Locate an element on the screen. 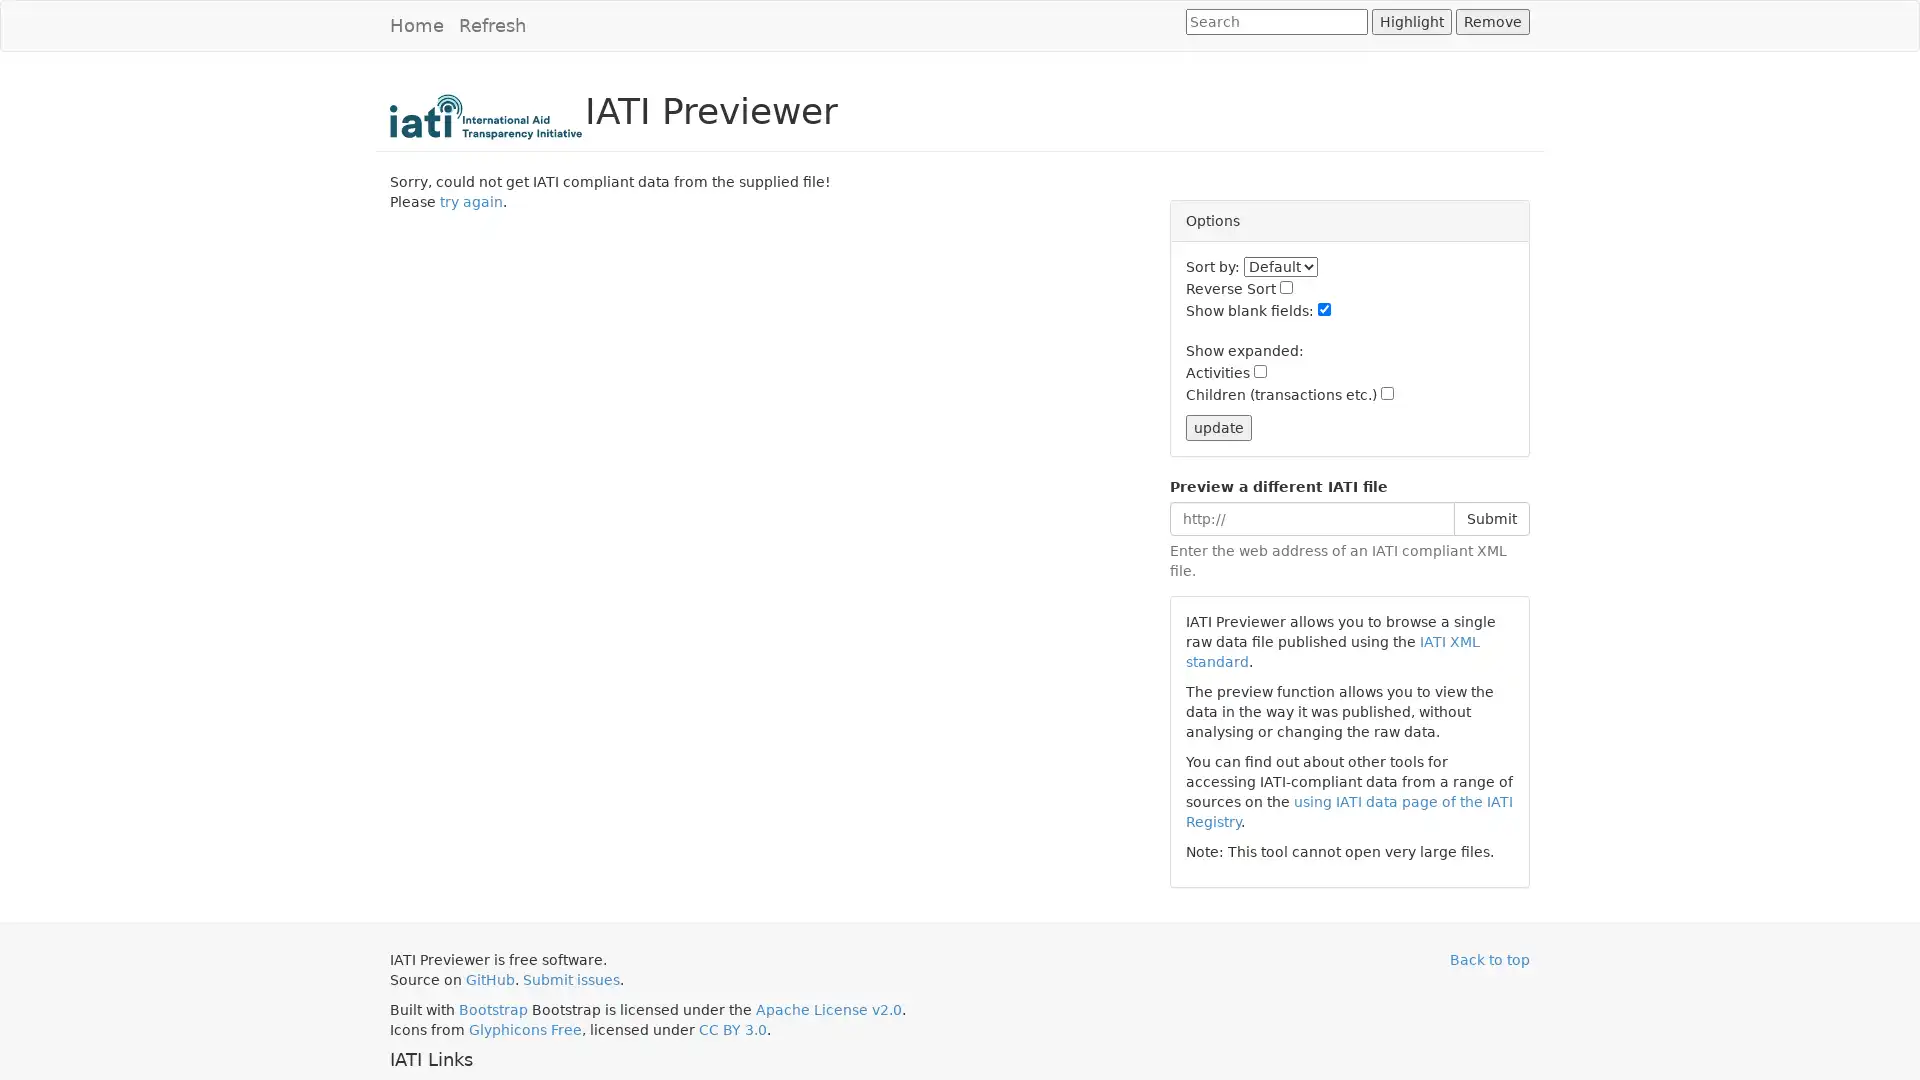 This screenshot has width=1920, height=1080. Remove is located at coordinates (1492, 22).